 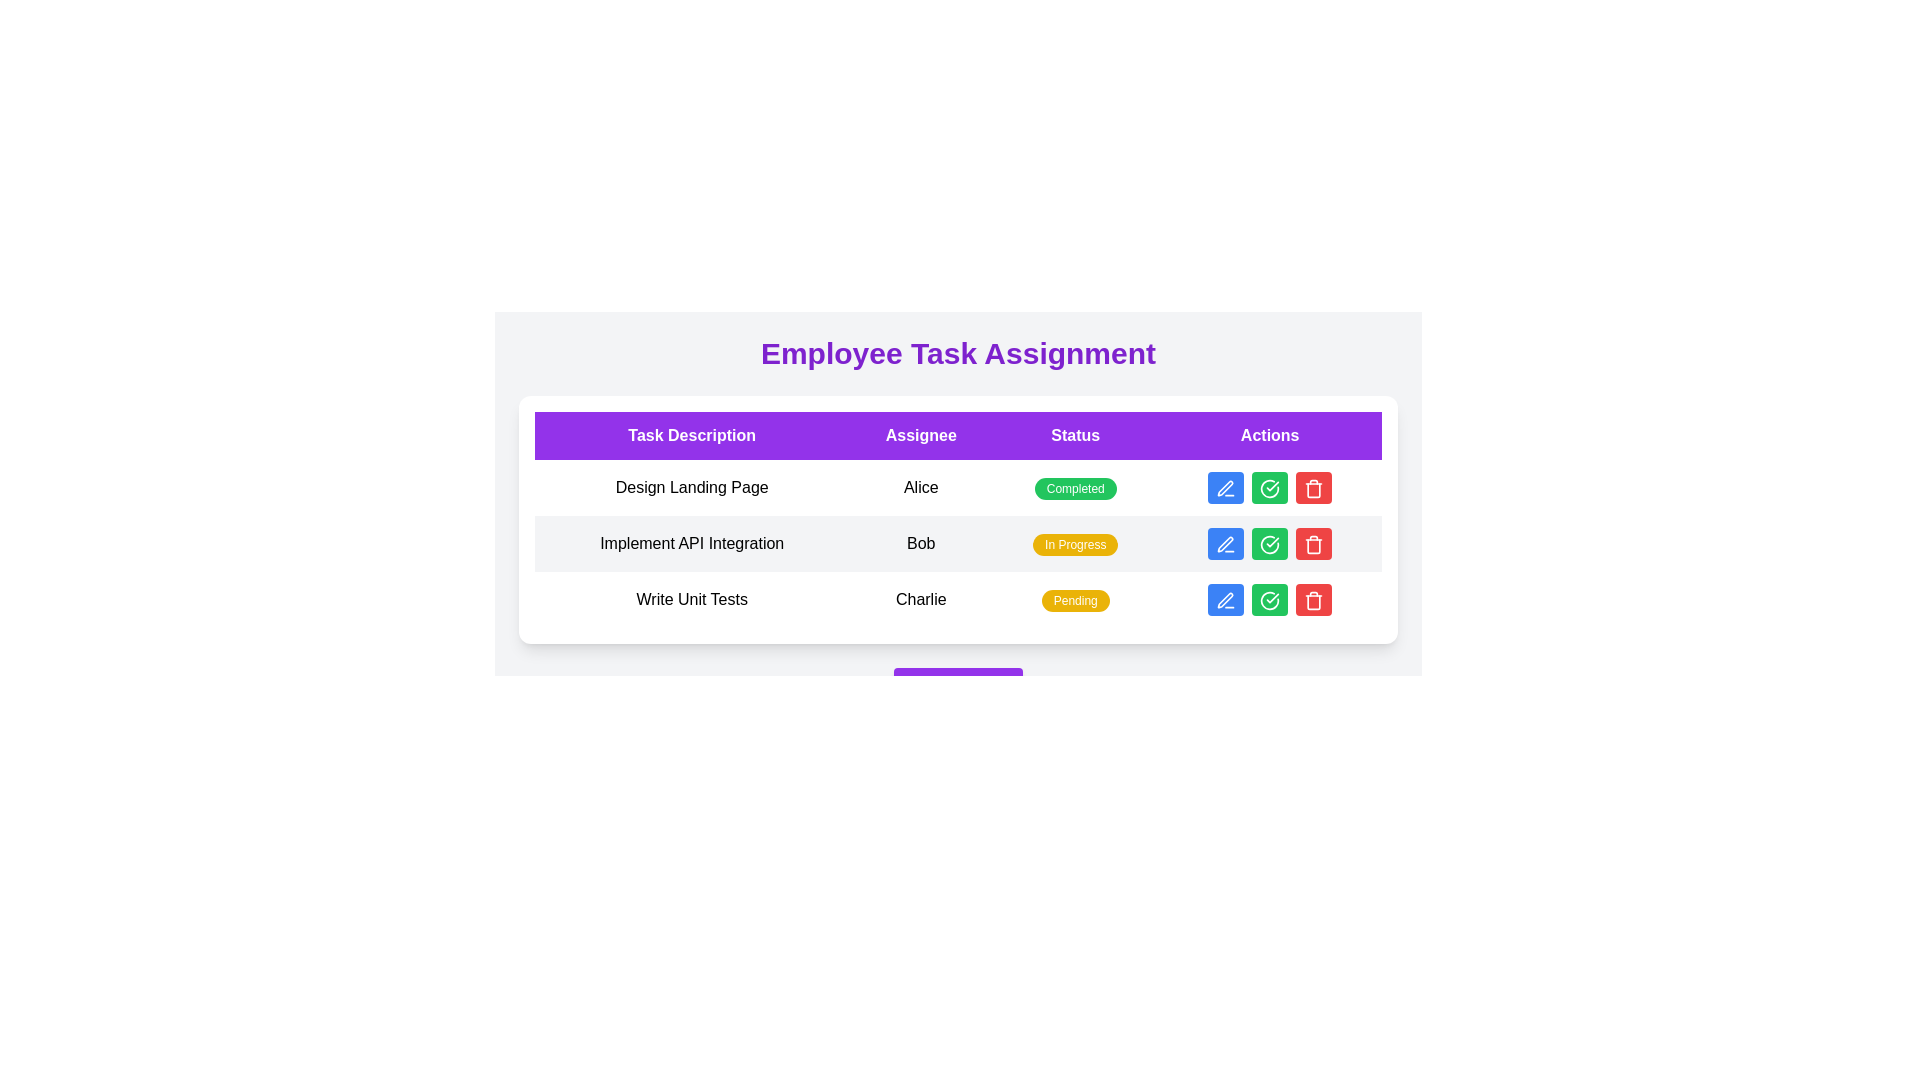 What do you see at coordinates (1074, 599) in the screenshot?
I see `the 'Pending' status label in the 'Status' column for the task 'Write Unit Tests' assigned to 'Charlie'` at bounding box center [1074, 599].